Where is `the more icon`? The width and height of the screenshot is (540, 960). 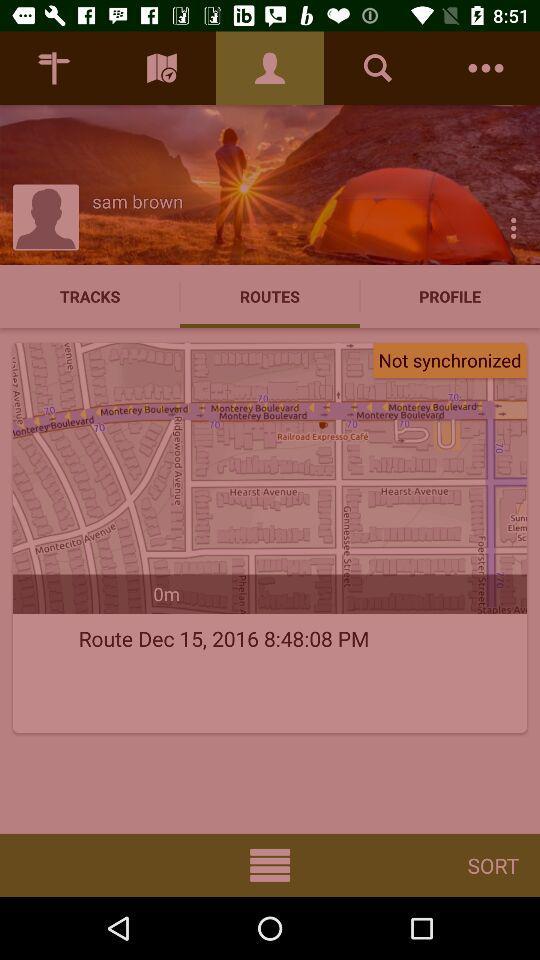
the more icon is located at coordinates (513, 228).